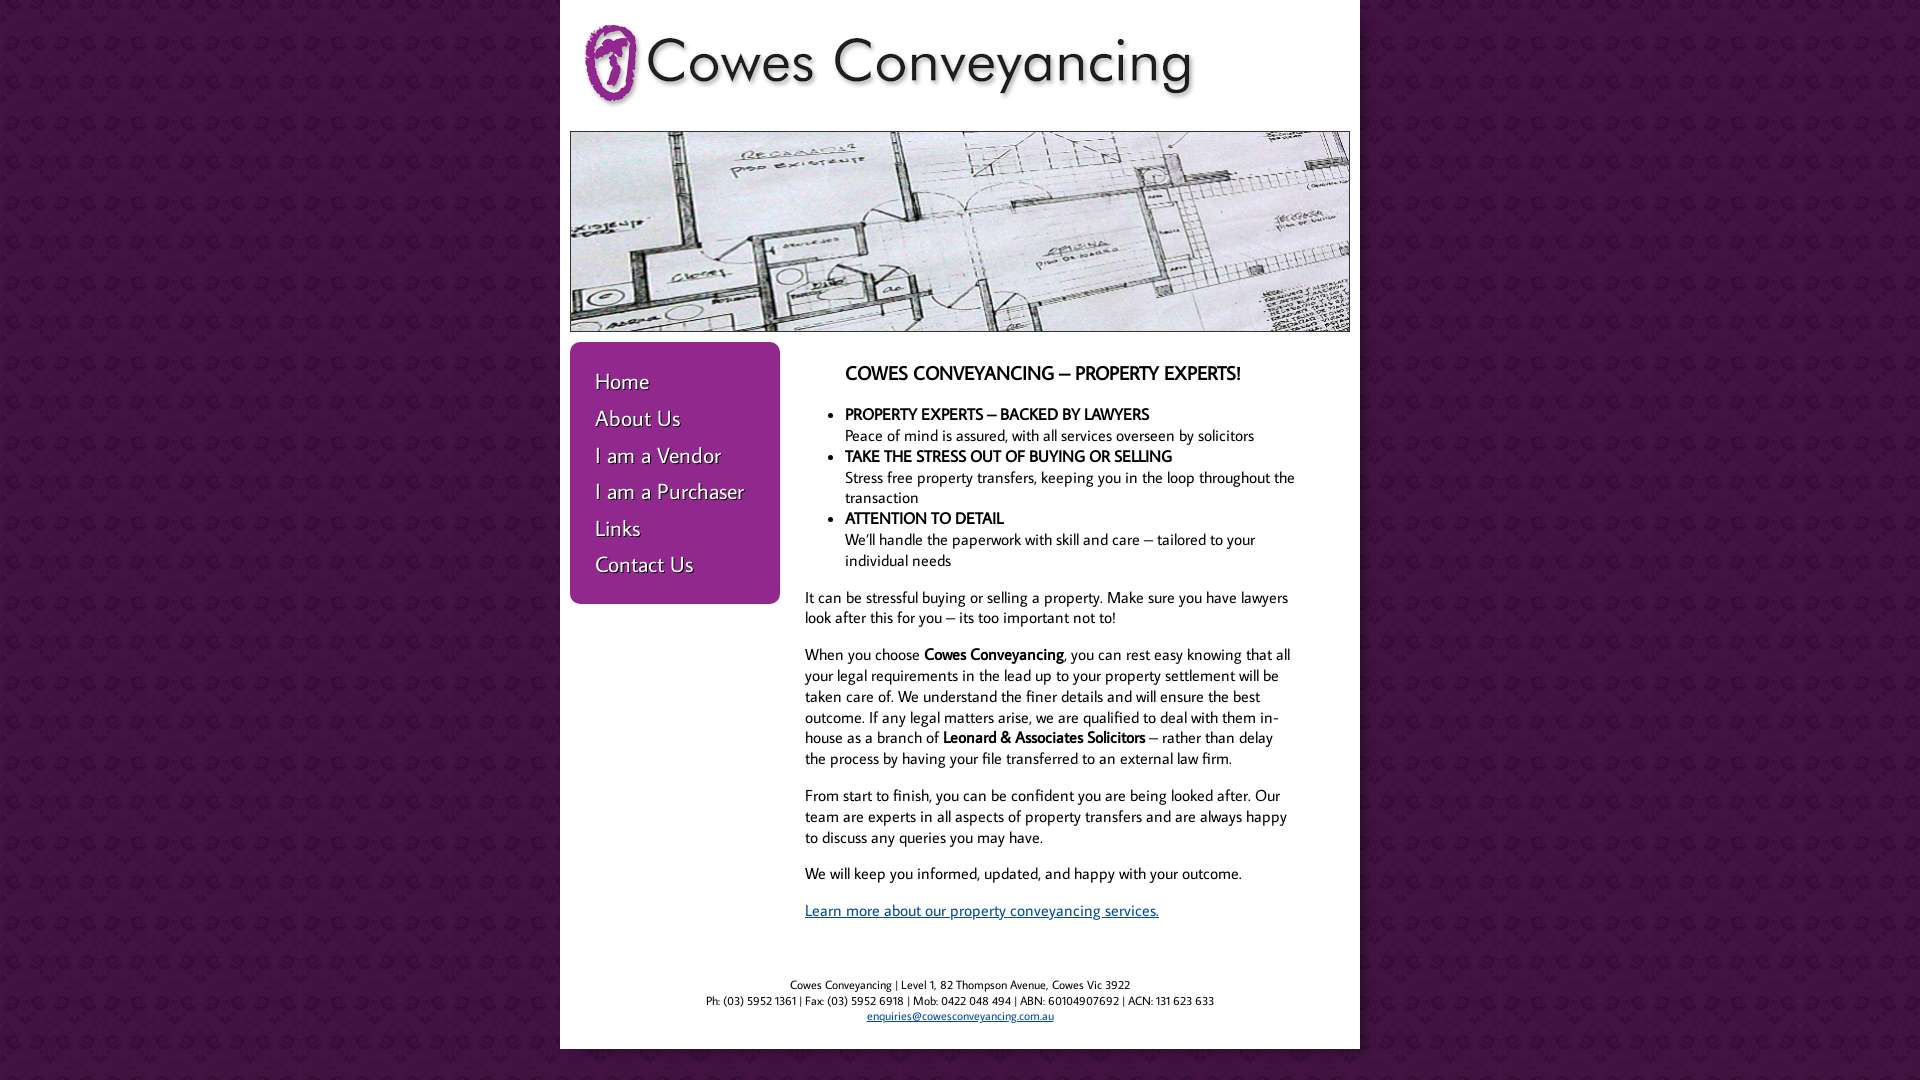  Describe the element at coordinates (675, 527) in the screenshot. I see `'Links'` at that location.